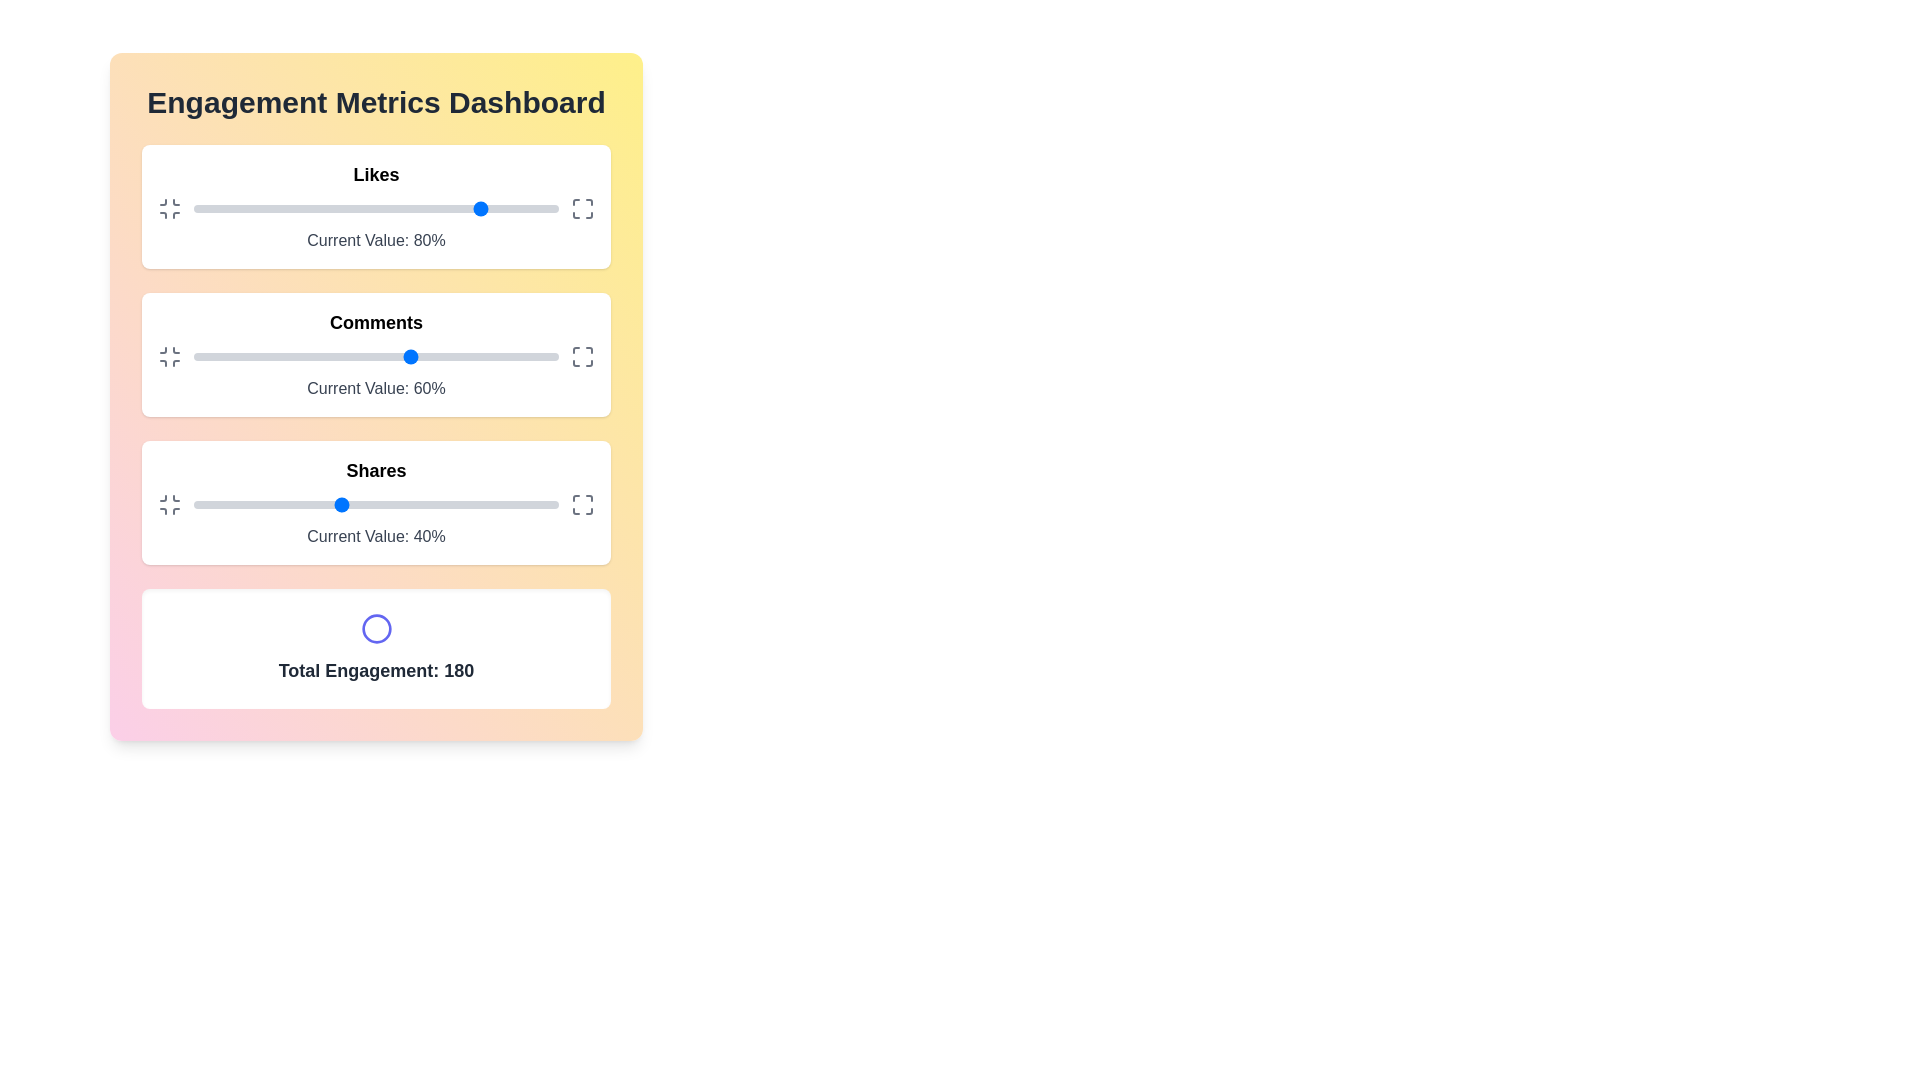 The height and width of the screenshot is (1080, 1920). What do you see at coordinates (255, 356) in the screenshot?
I see `comments` at bounding box center [255, 356].